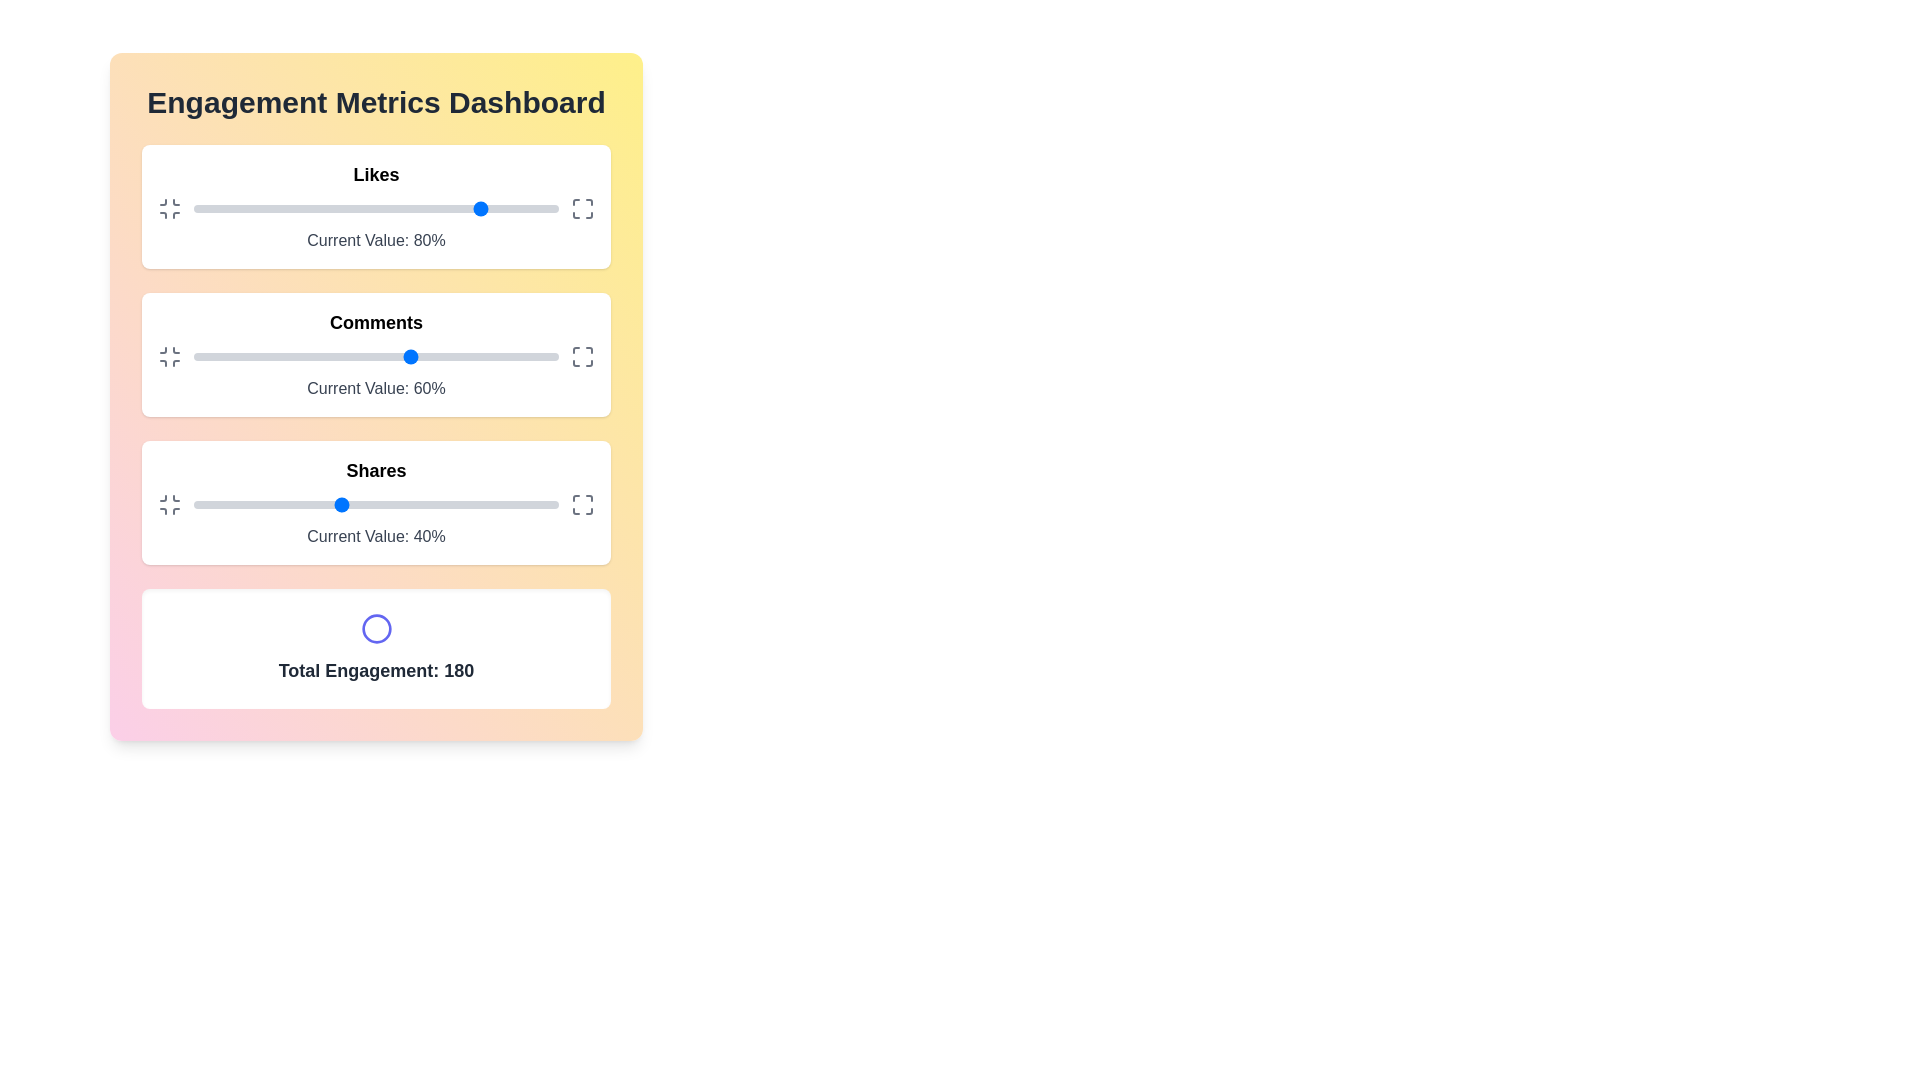 The height and width of the screenshot is (1080, 1920). What do you see at coordinates (255, 356) in the screenshot?
I see `comments` at bounding box center [255, 356].